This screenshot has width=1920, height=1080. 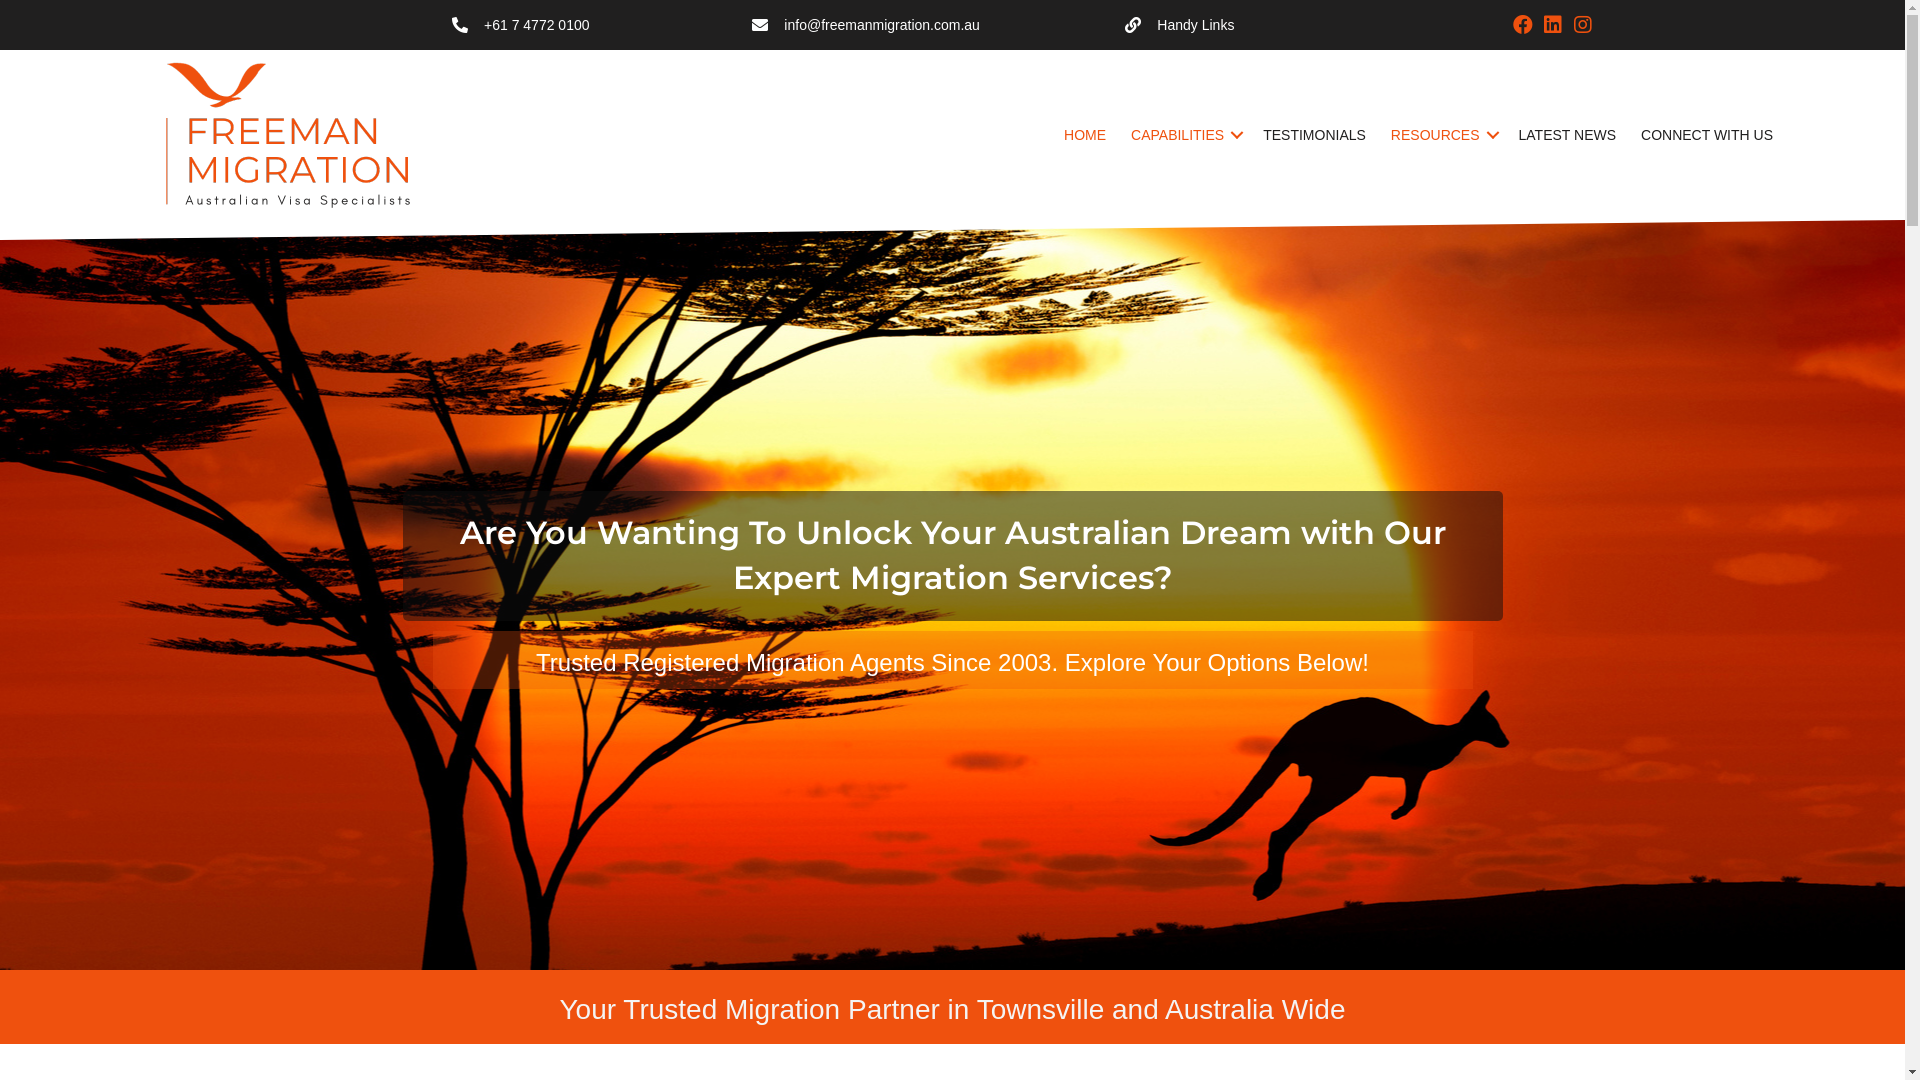 What do you see at coordinates (1582, 24) in the screenshot?
I see `'Instagram'` at bounding box center [1582, 24].